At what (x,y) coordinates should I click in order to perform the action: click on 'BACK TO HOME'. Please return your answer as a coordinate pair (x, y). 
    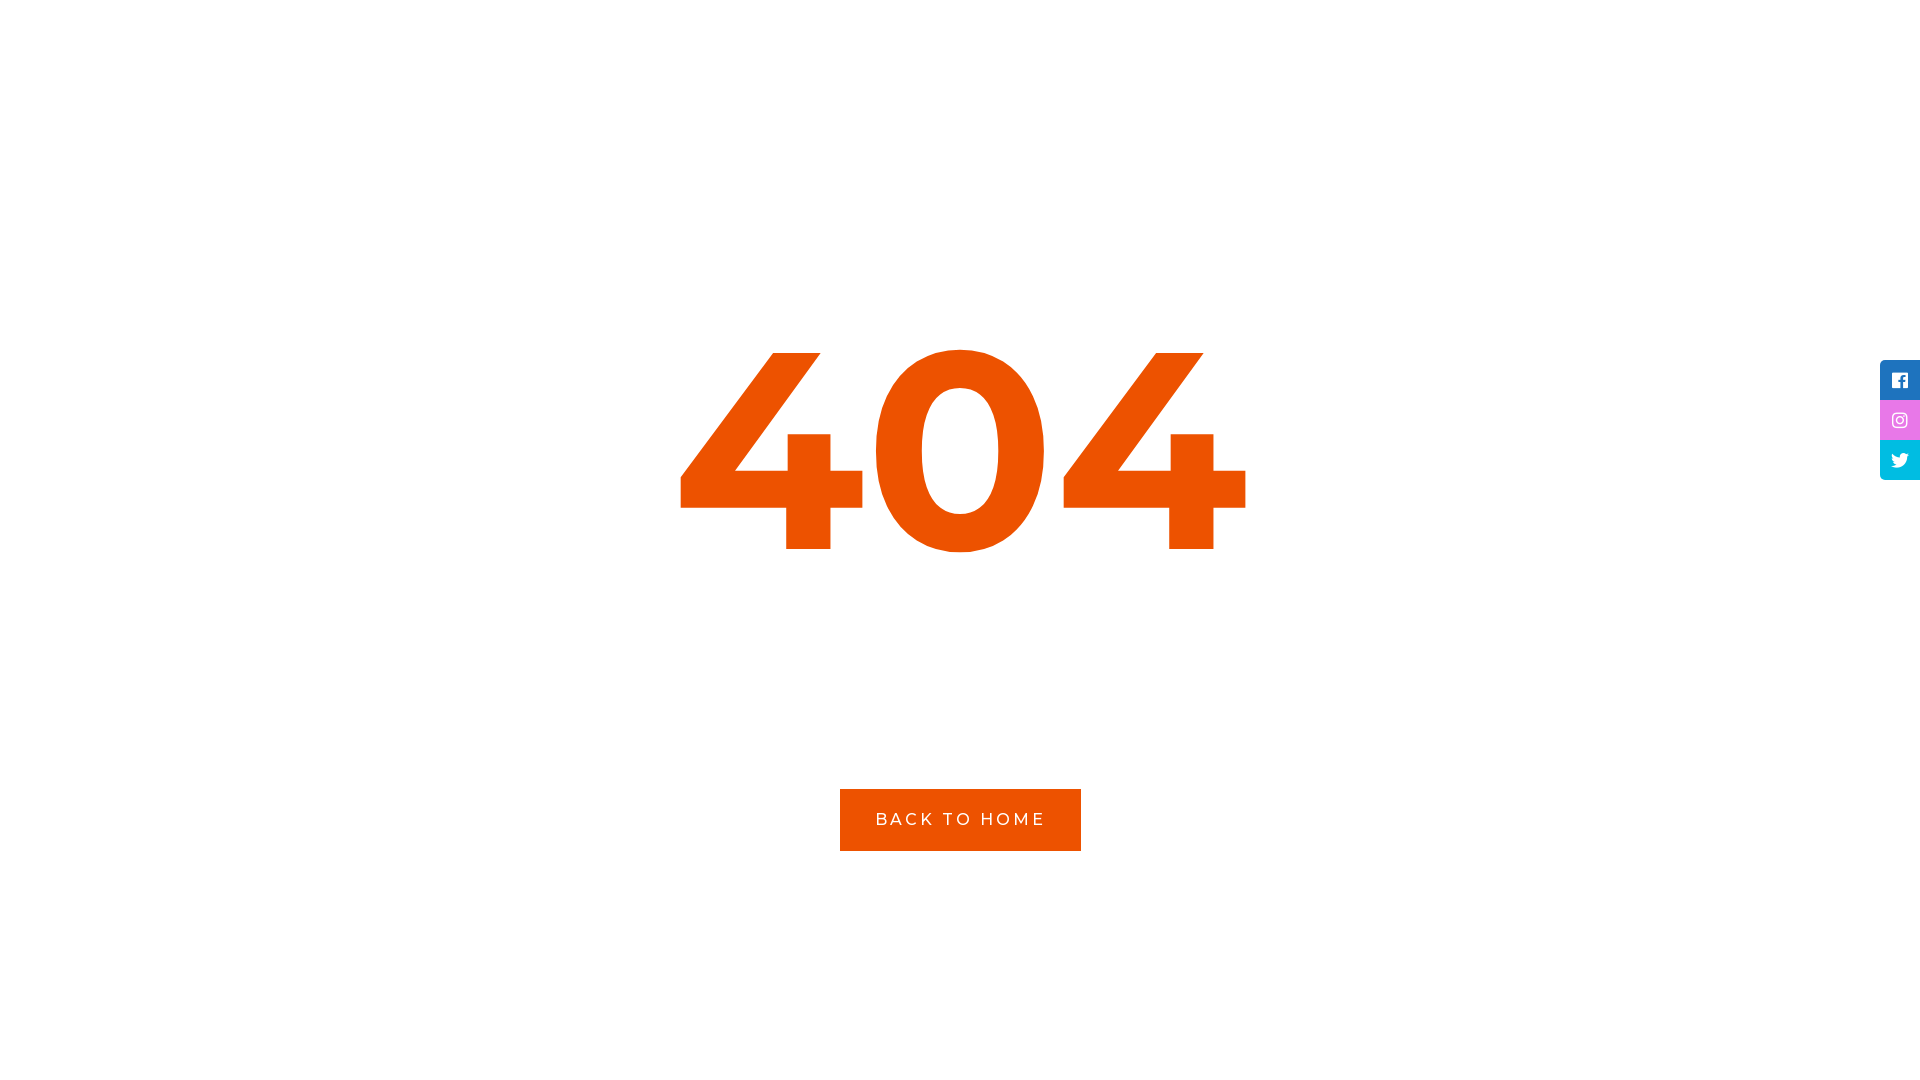
    Looking at the image, I should click on (960, 818).